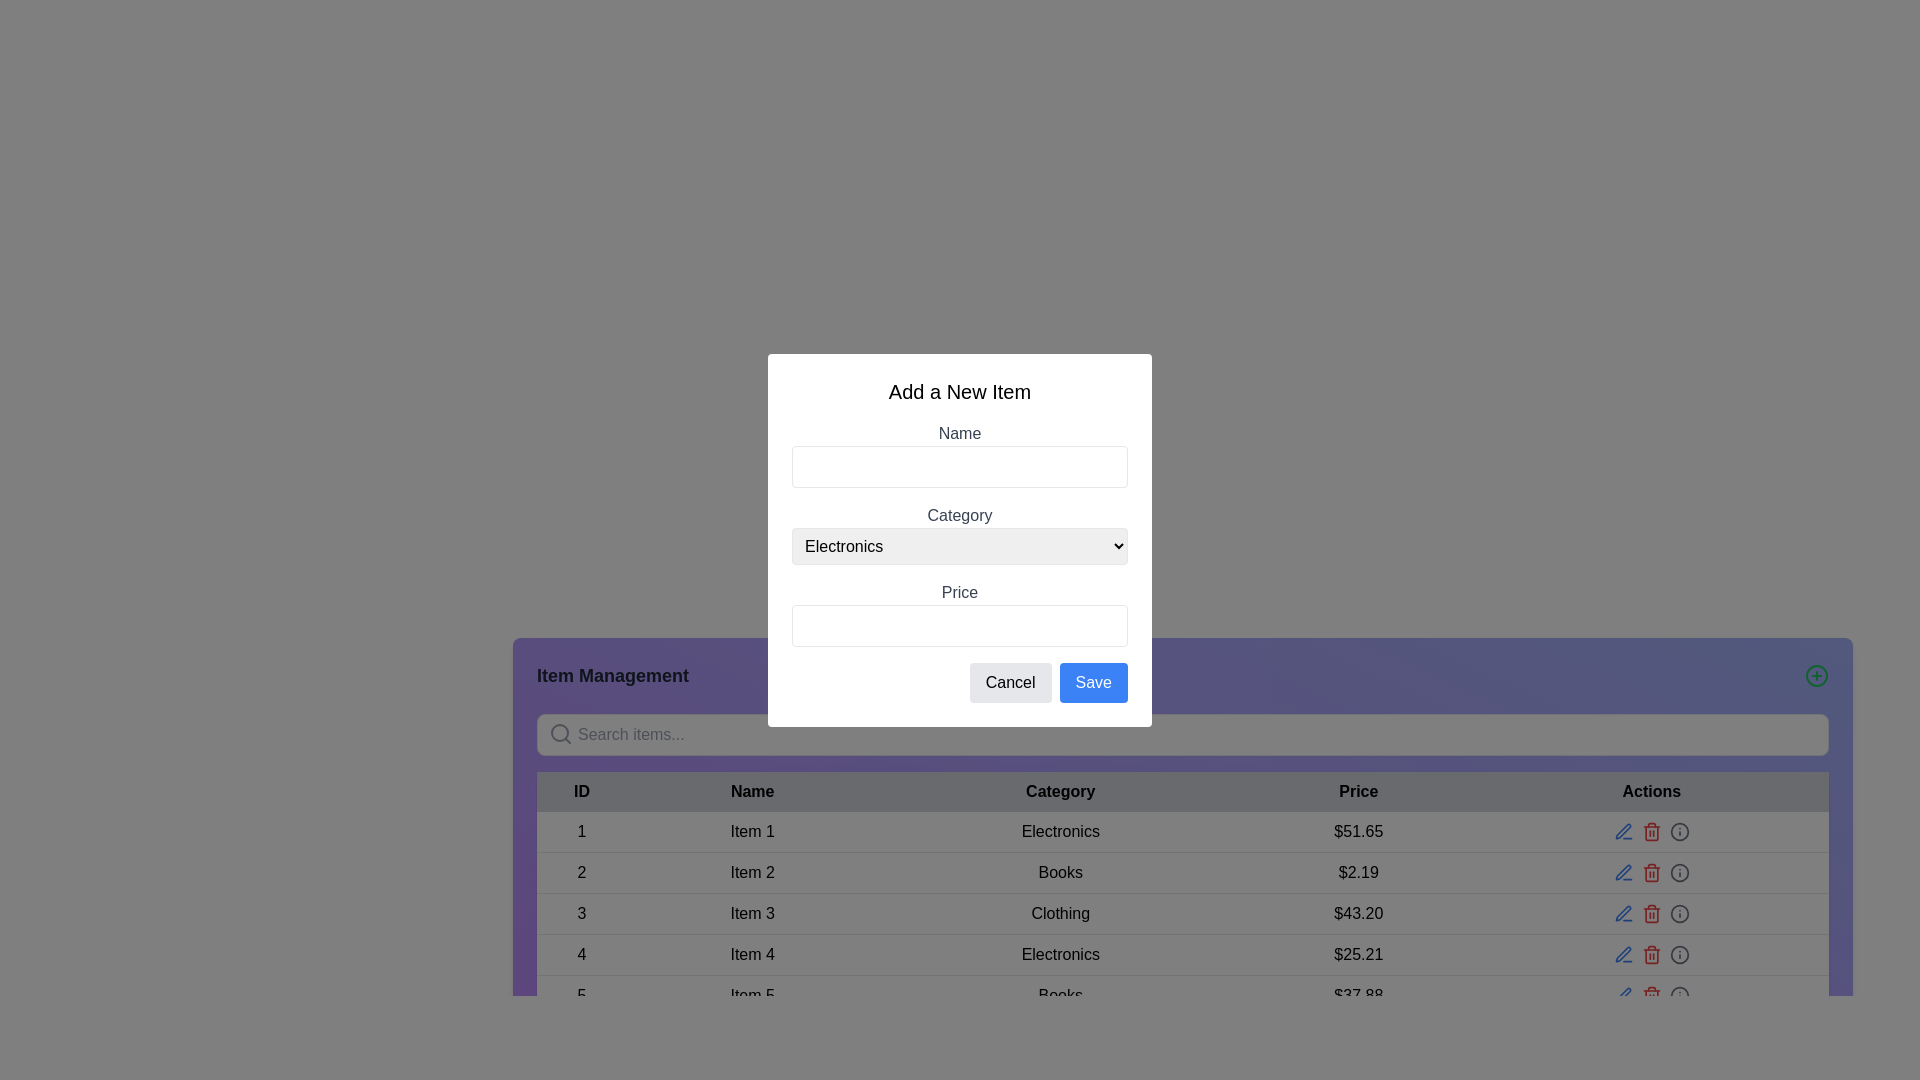 The image size is (1920, 1080). I want to click on the interactive trash can icon located in the 'Actions' column of the table, which is the second icon in the row for 'Item 3', so click(1651, 914).